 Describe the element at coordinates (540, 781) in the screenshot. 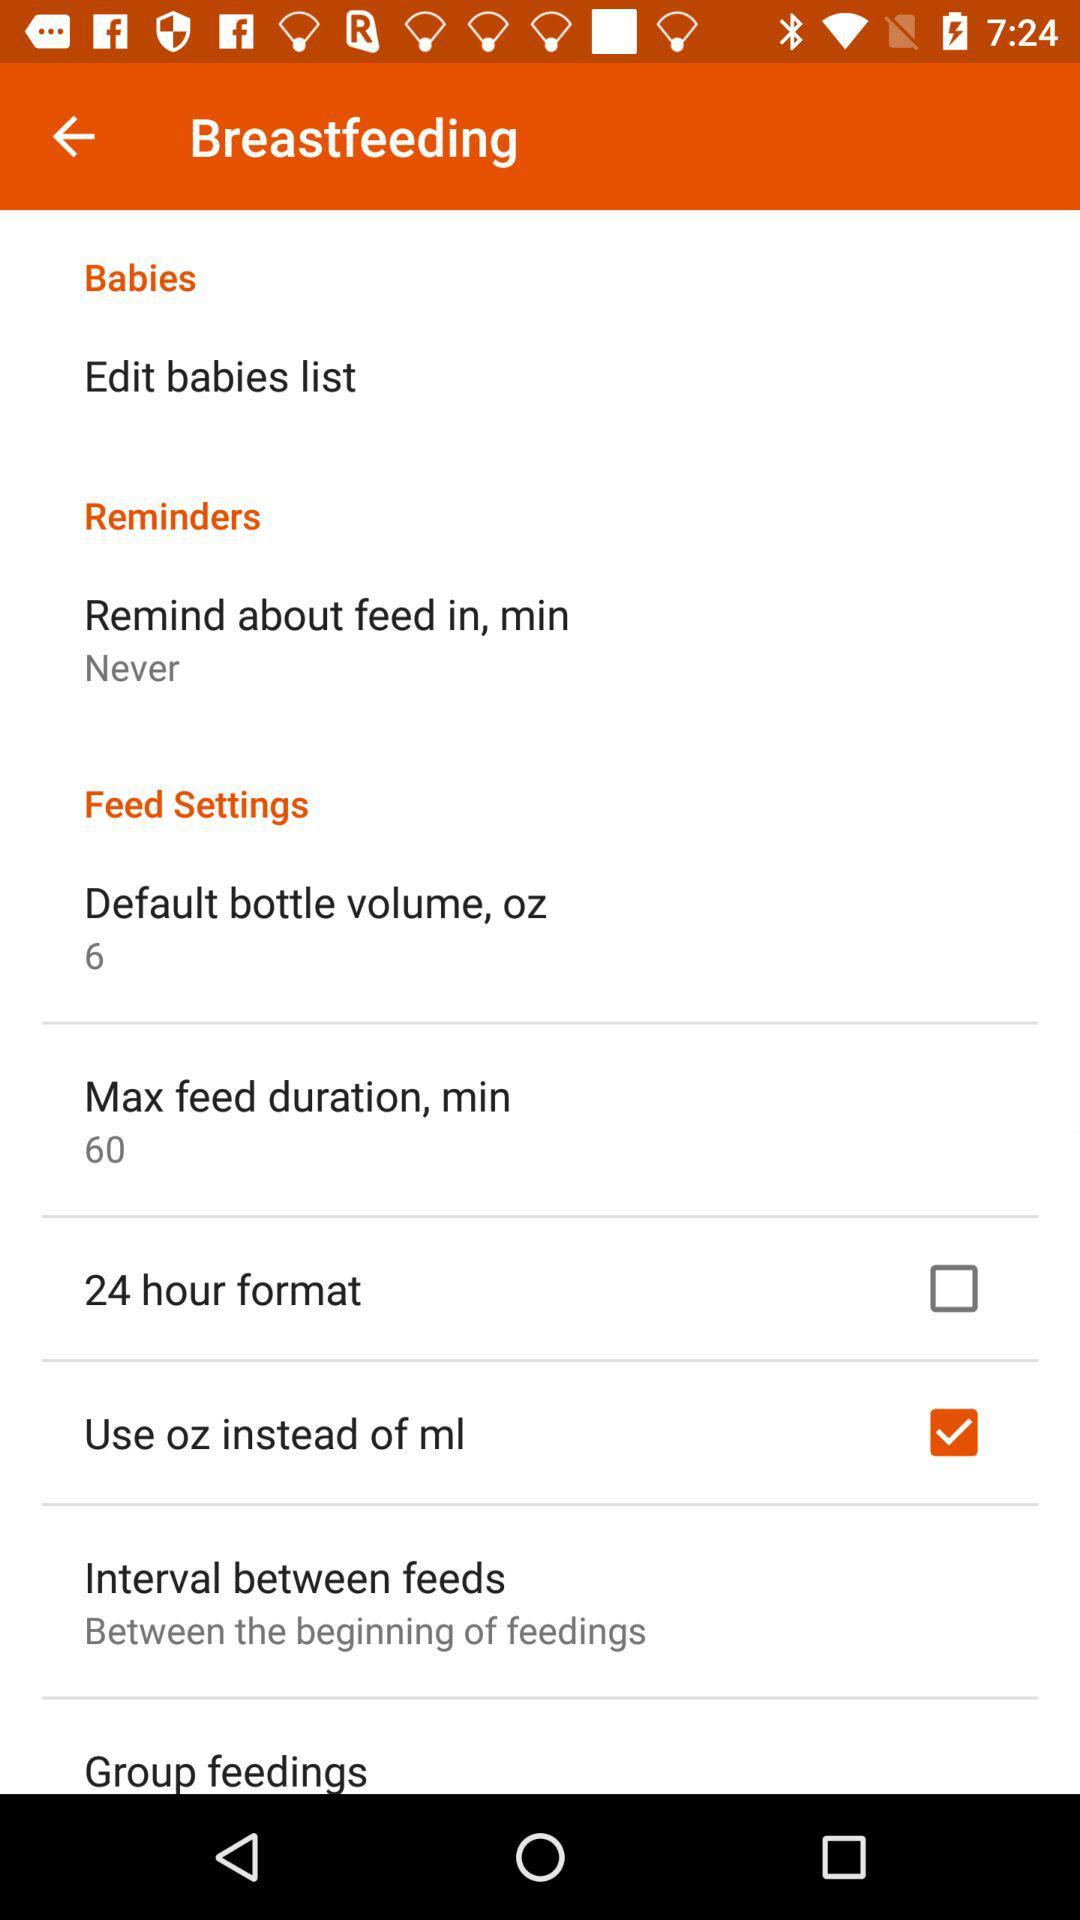

I see `icon at the center` at that location.